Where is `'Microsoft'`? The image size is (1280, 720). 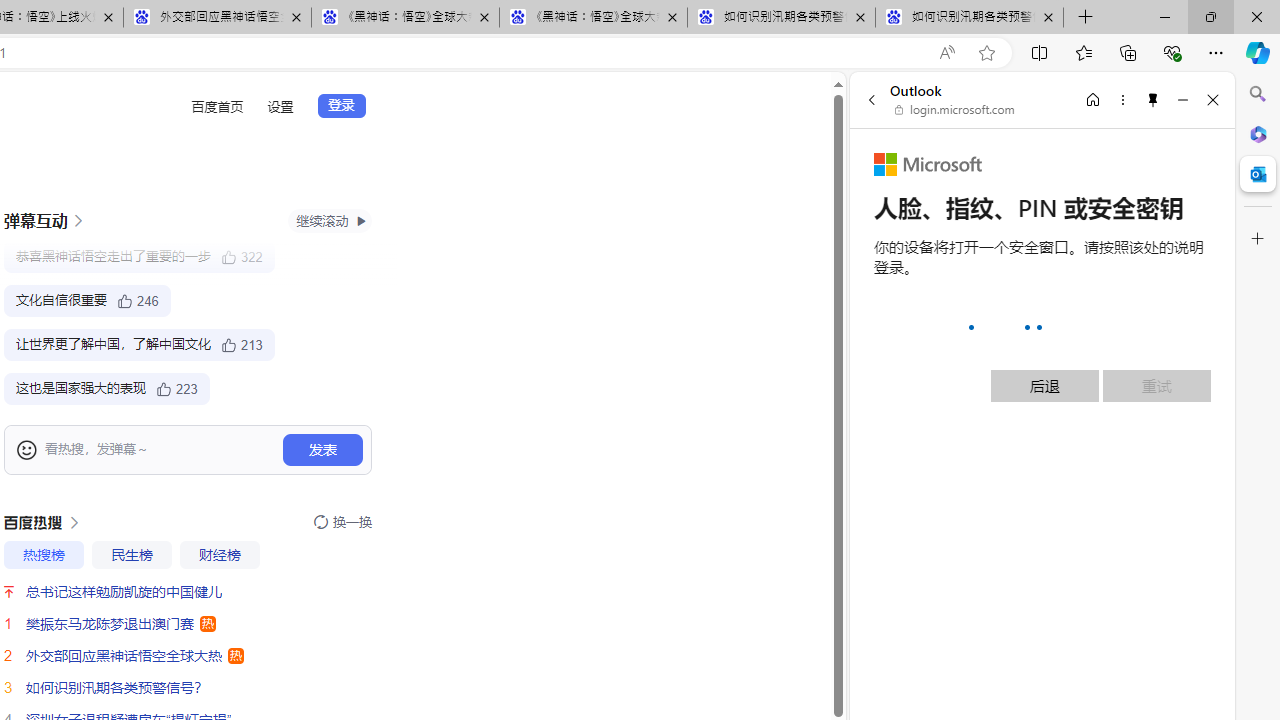 'Microsoft' is located at coordinates (927, 164).